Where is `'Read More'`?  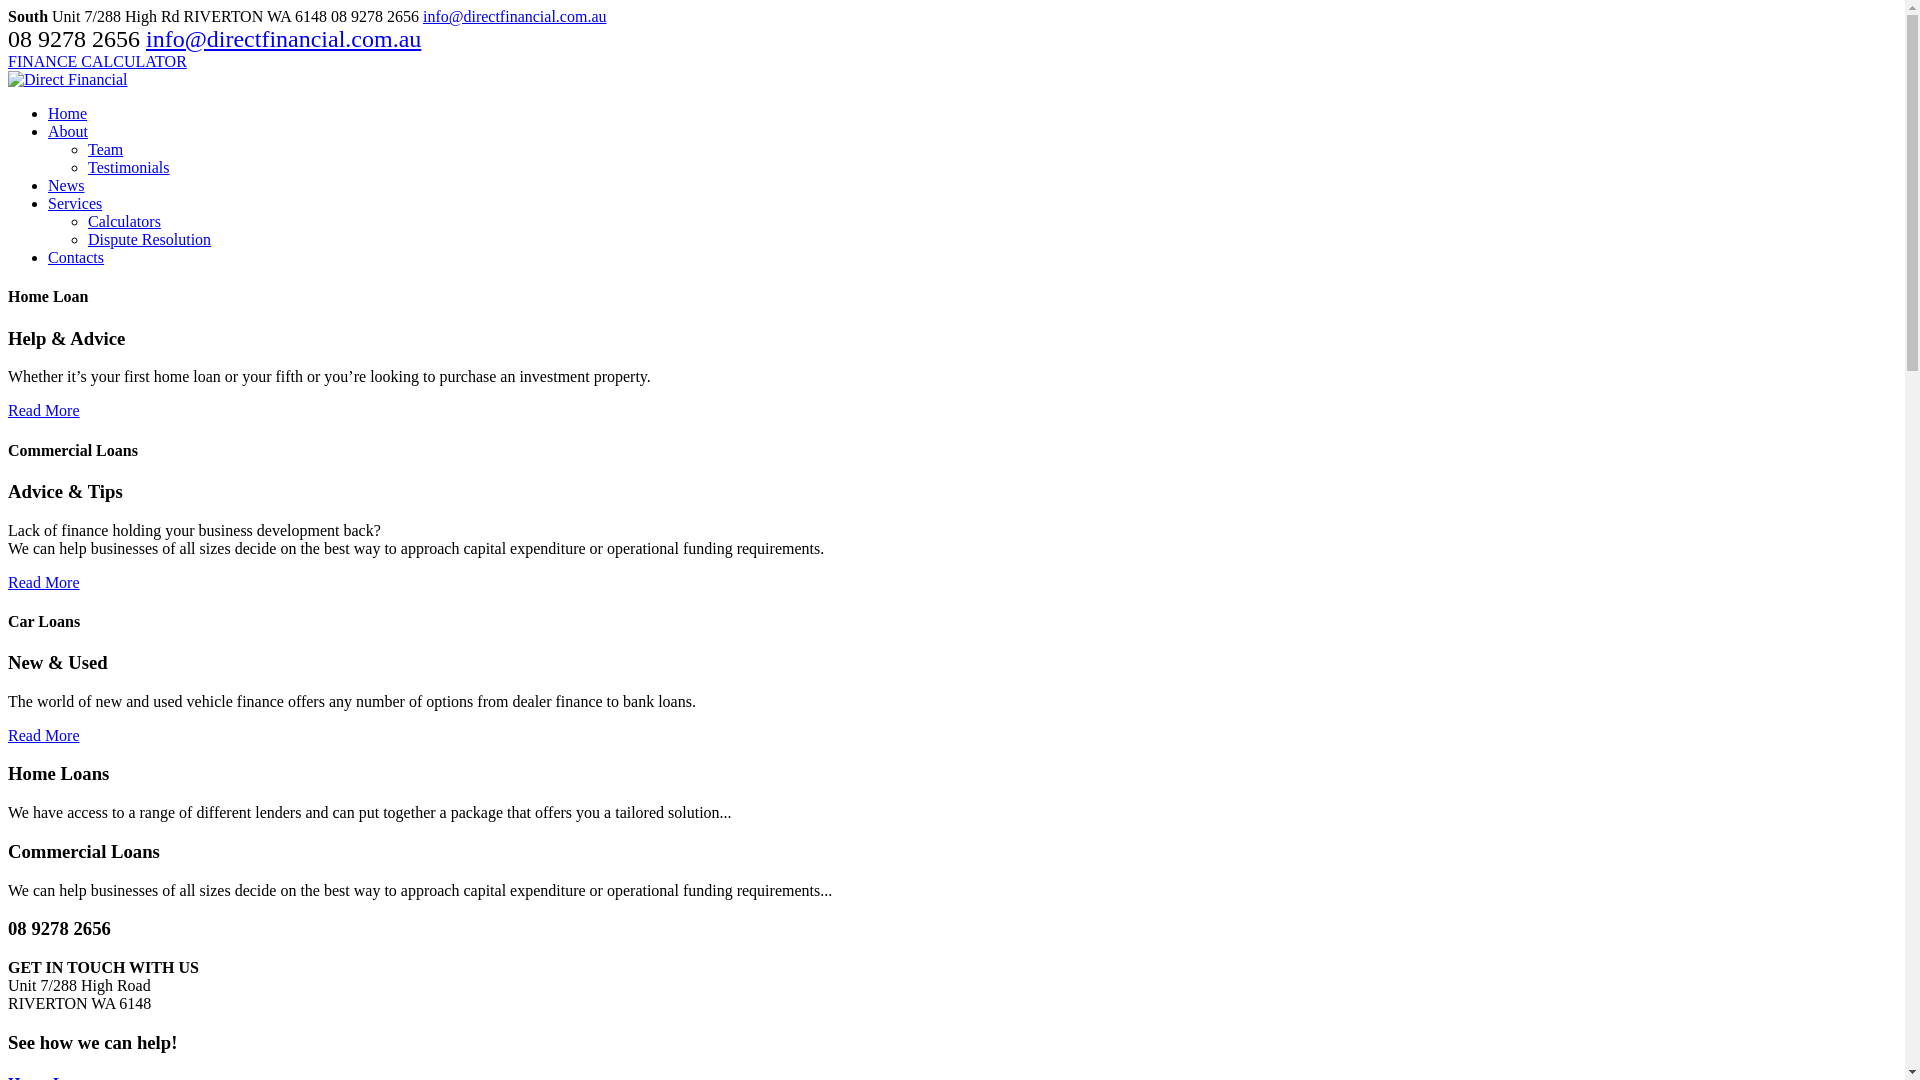
'Read More' is located at coordinates (8, 409).